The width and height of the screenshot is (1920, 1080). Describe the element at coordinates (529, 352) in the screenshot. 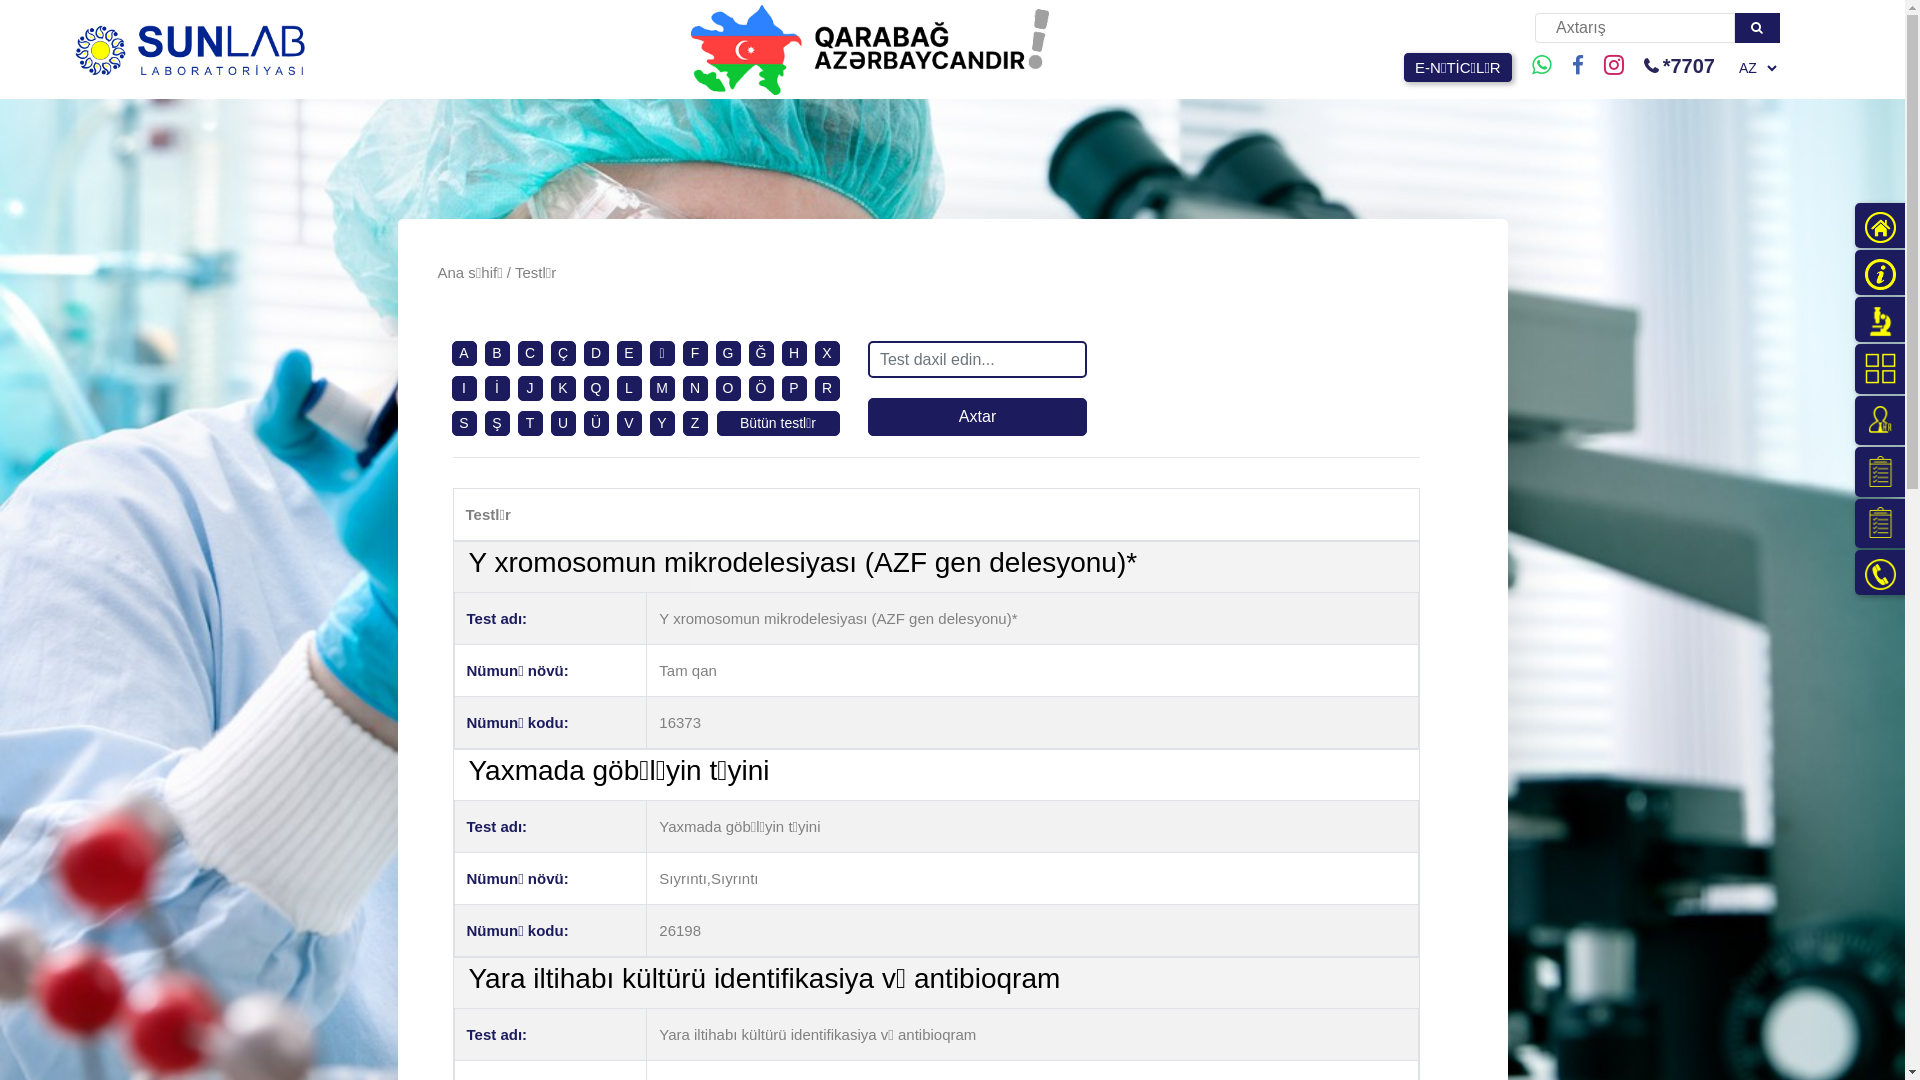

I see `'C'` at that location.